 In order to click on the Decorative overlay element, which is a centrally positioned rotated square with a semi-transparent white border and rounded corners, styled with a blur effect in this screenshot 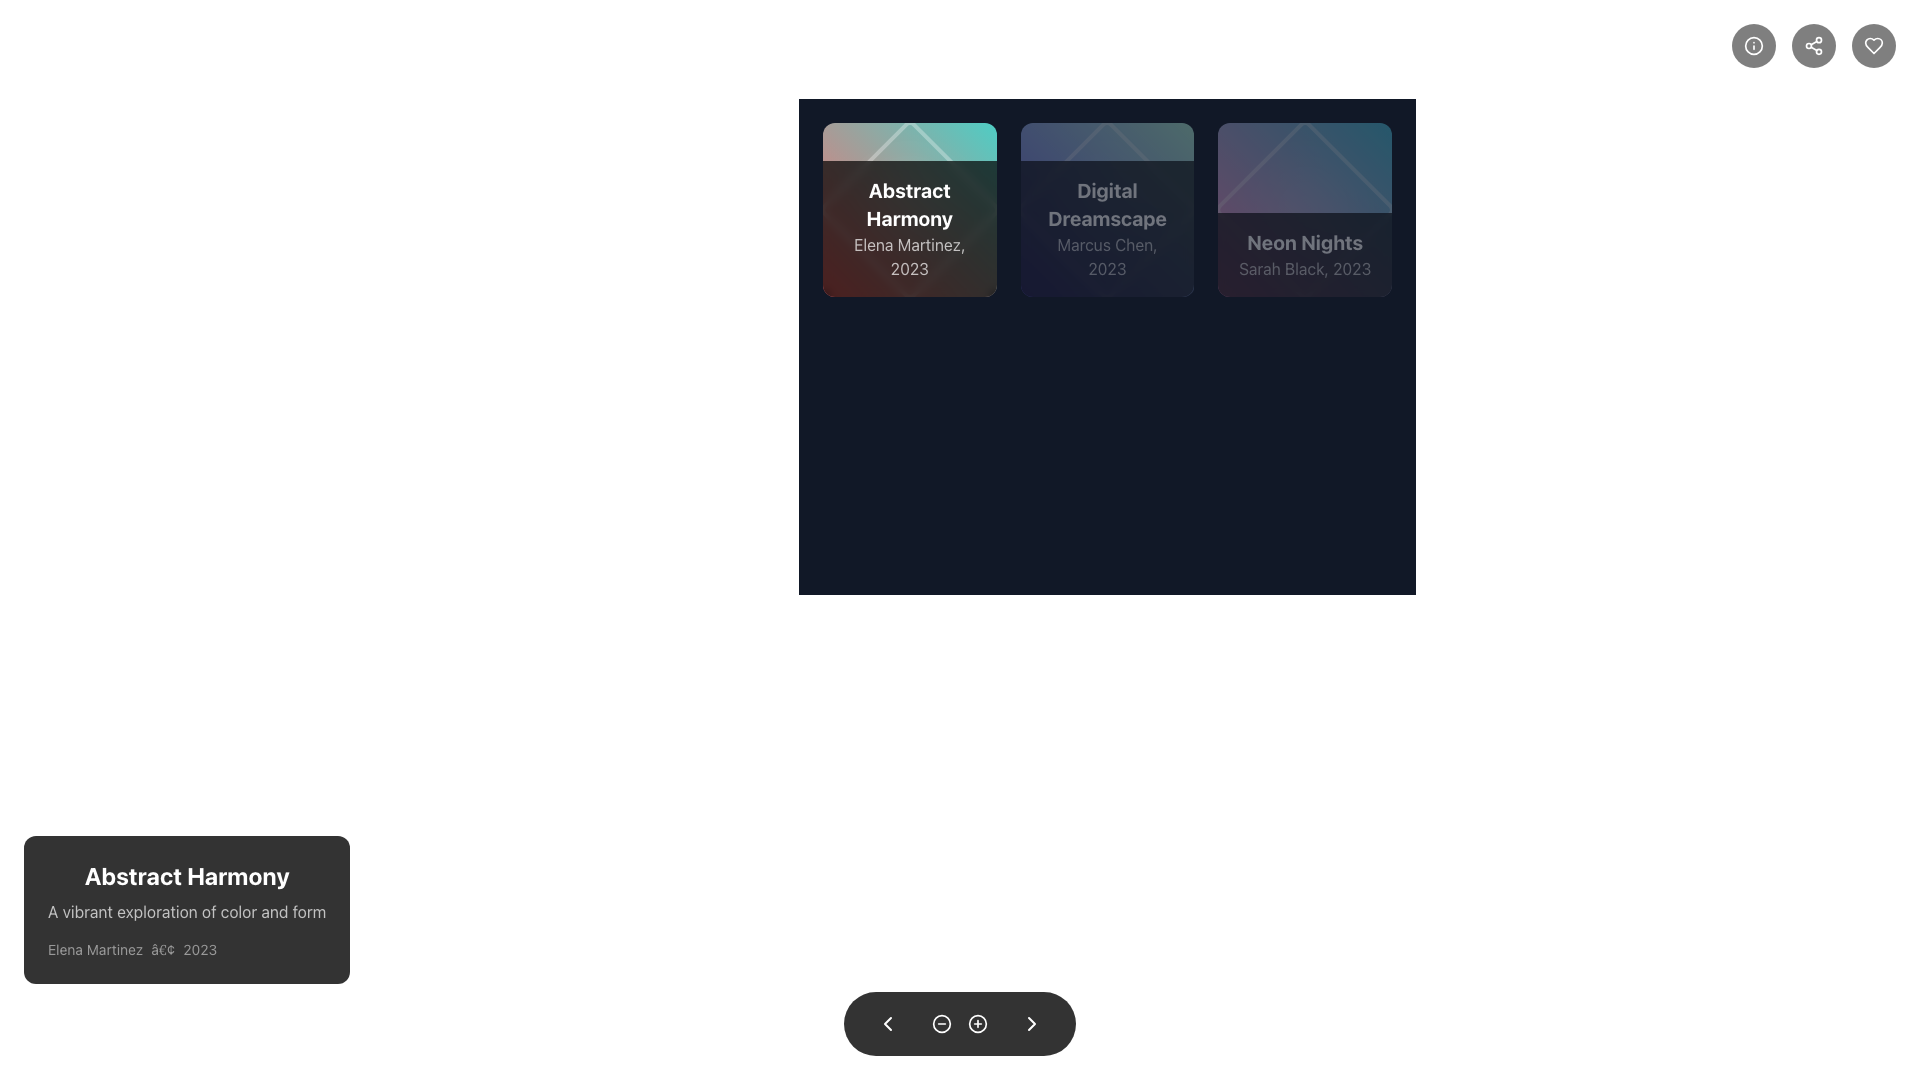, I will do `click(1305, 209)`.